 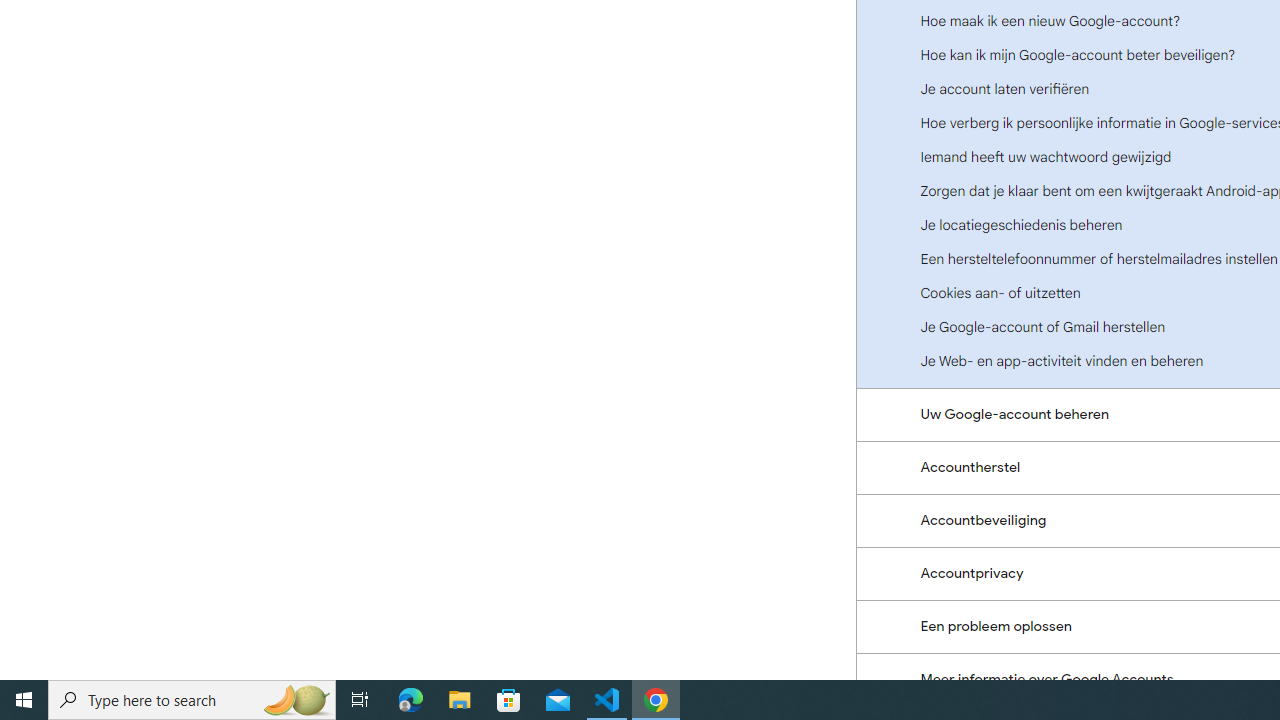 What do you see at coordinates (509, 698) in the screenshot?
I see `'Microsoft Store'` at bounding box center [509, 698].